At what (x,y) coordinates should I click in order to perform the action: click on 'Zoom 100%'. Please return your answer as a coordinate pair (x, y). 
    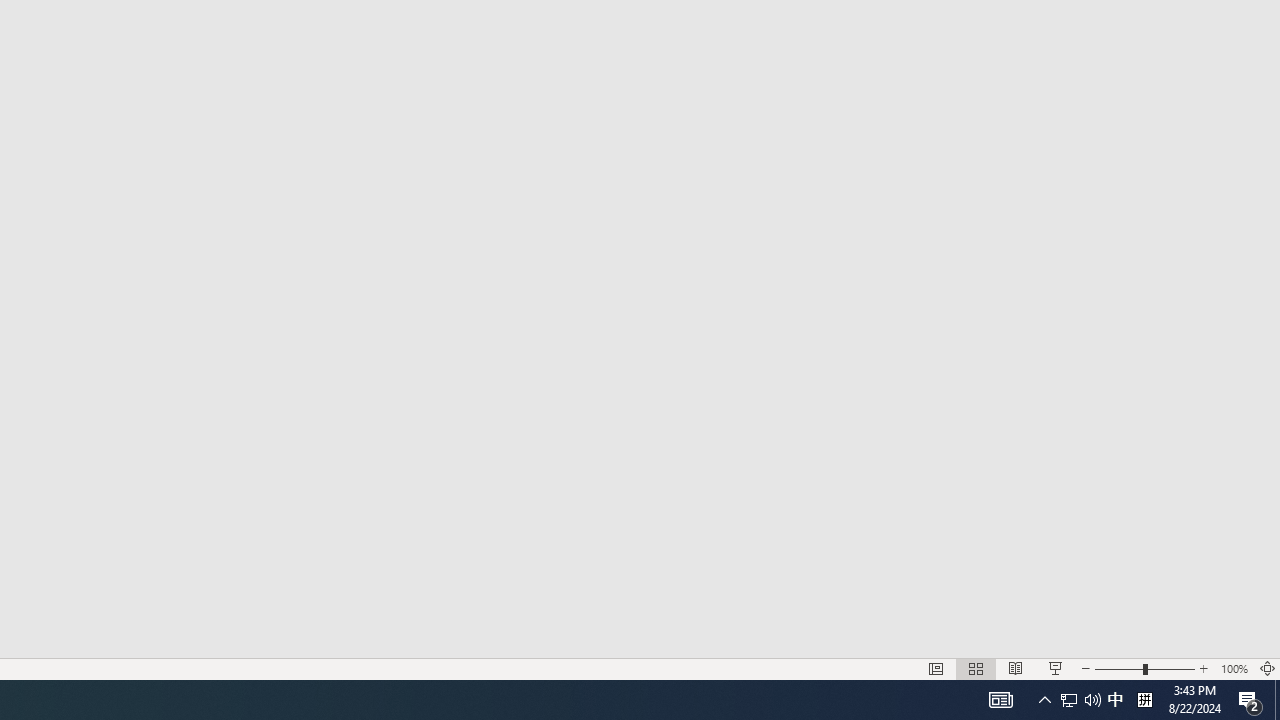
    Looking at the image, I should click on (1233, 669).